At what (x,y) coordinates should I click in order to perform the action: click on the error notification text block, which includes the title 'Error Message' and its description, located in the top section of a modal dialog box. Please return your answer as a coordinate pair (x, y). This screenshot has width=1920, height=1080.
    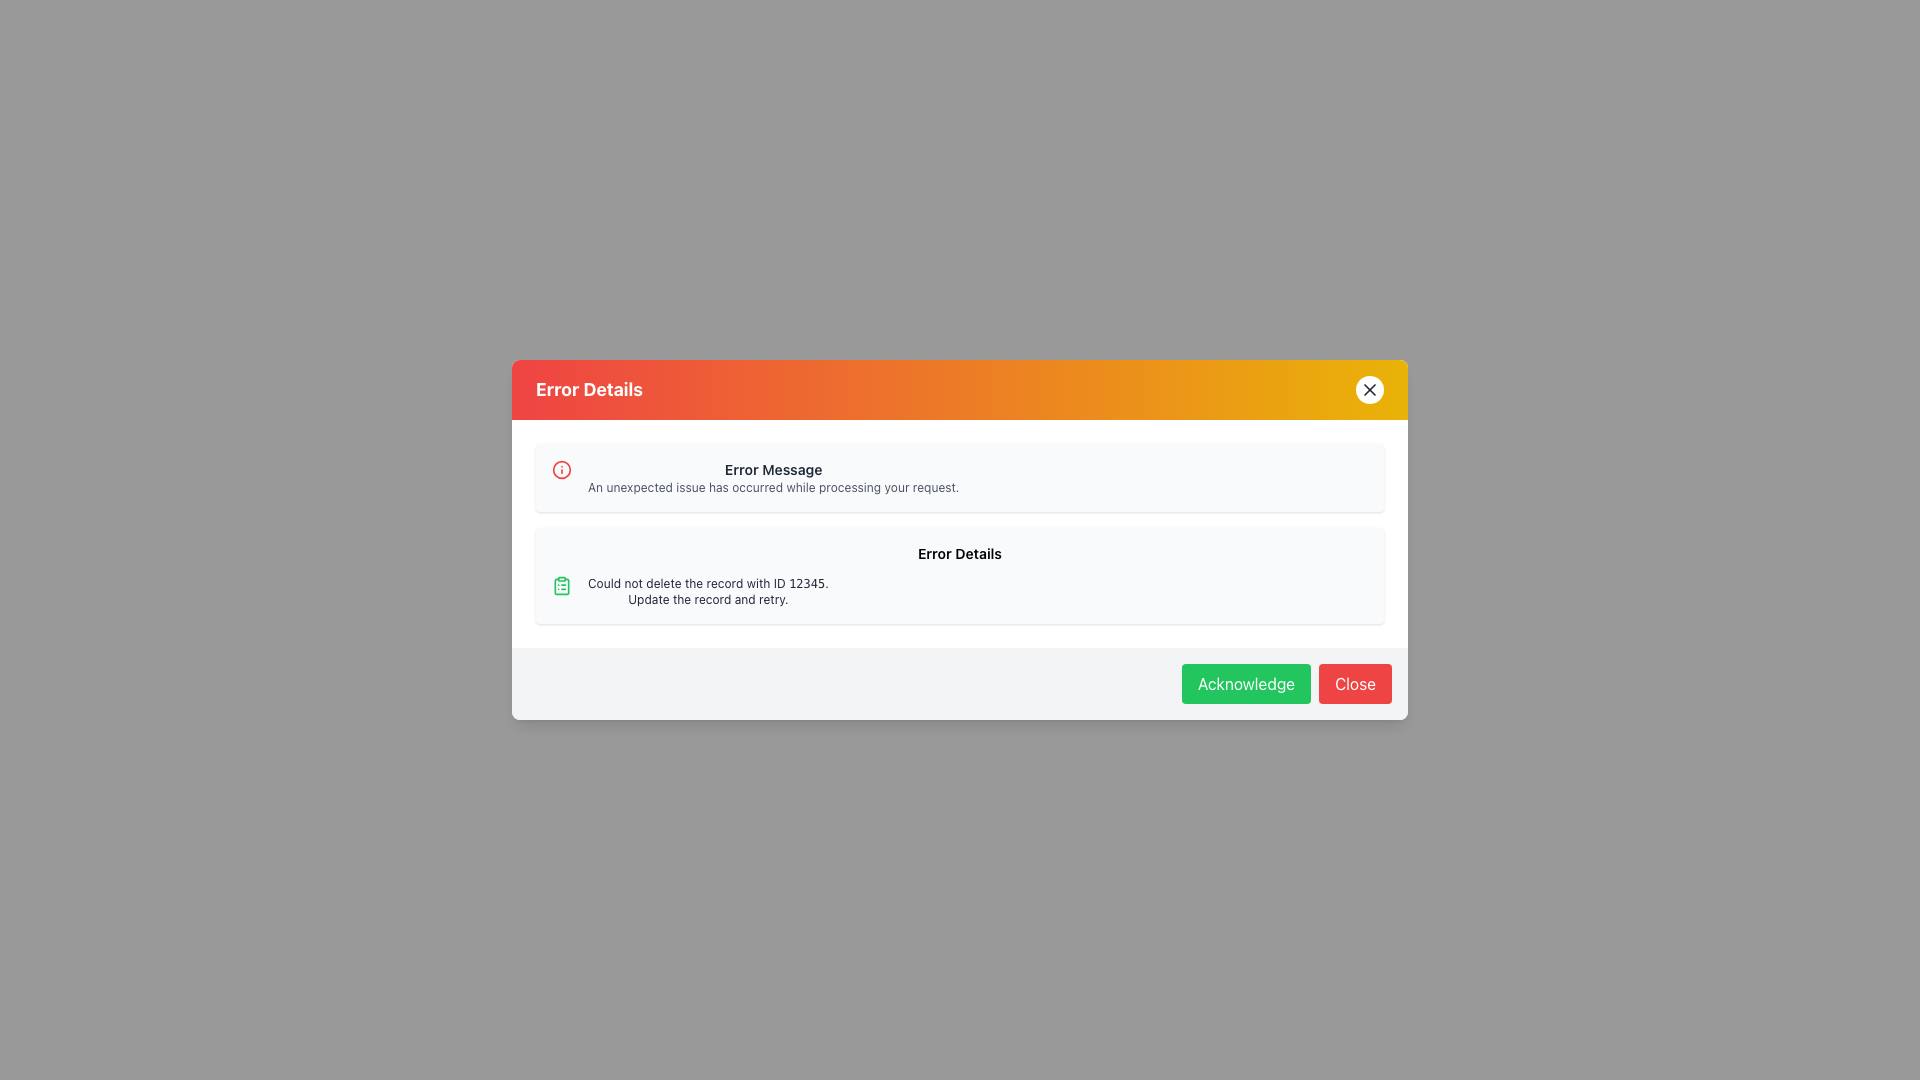
    Looking at the image, I should click on (772, 478).